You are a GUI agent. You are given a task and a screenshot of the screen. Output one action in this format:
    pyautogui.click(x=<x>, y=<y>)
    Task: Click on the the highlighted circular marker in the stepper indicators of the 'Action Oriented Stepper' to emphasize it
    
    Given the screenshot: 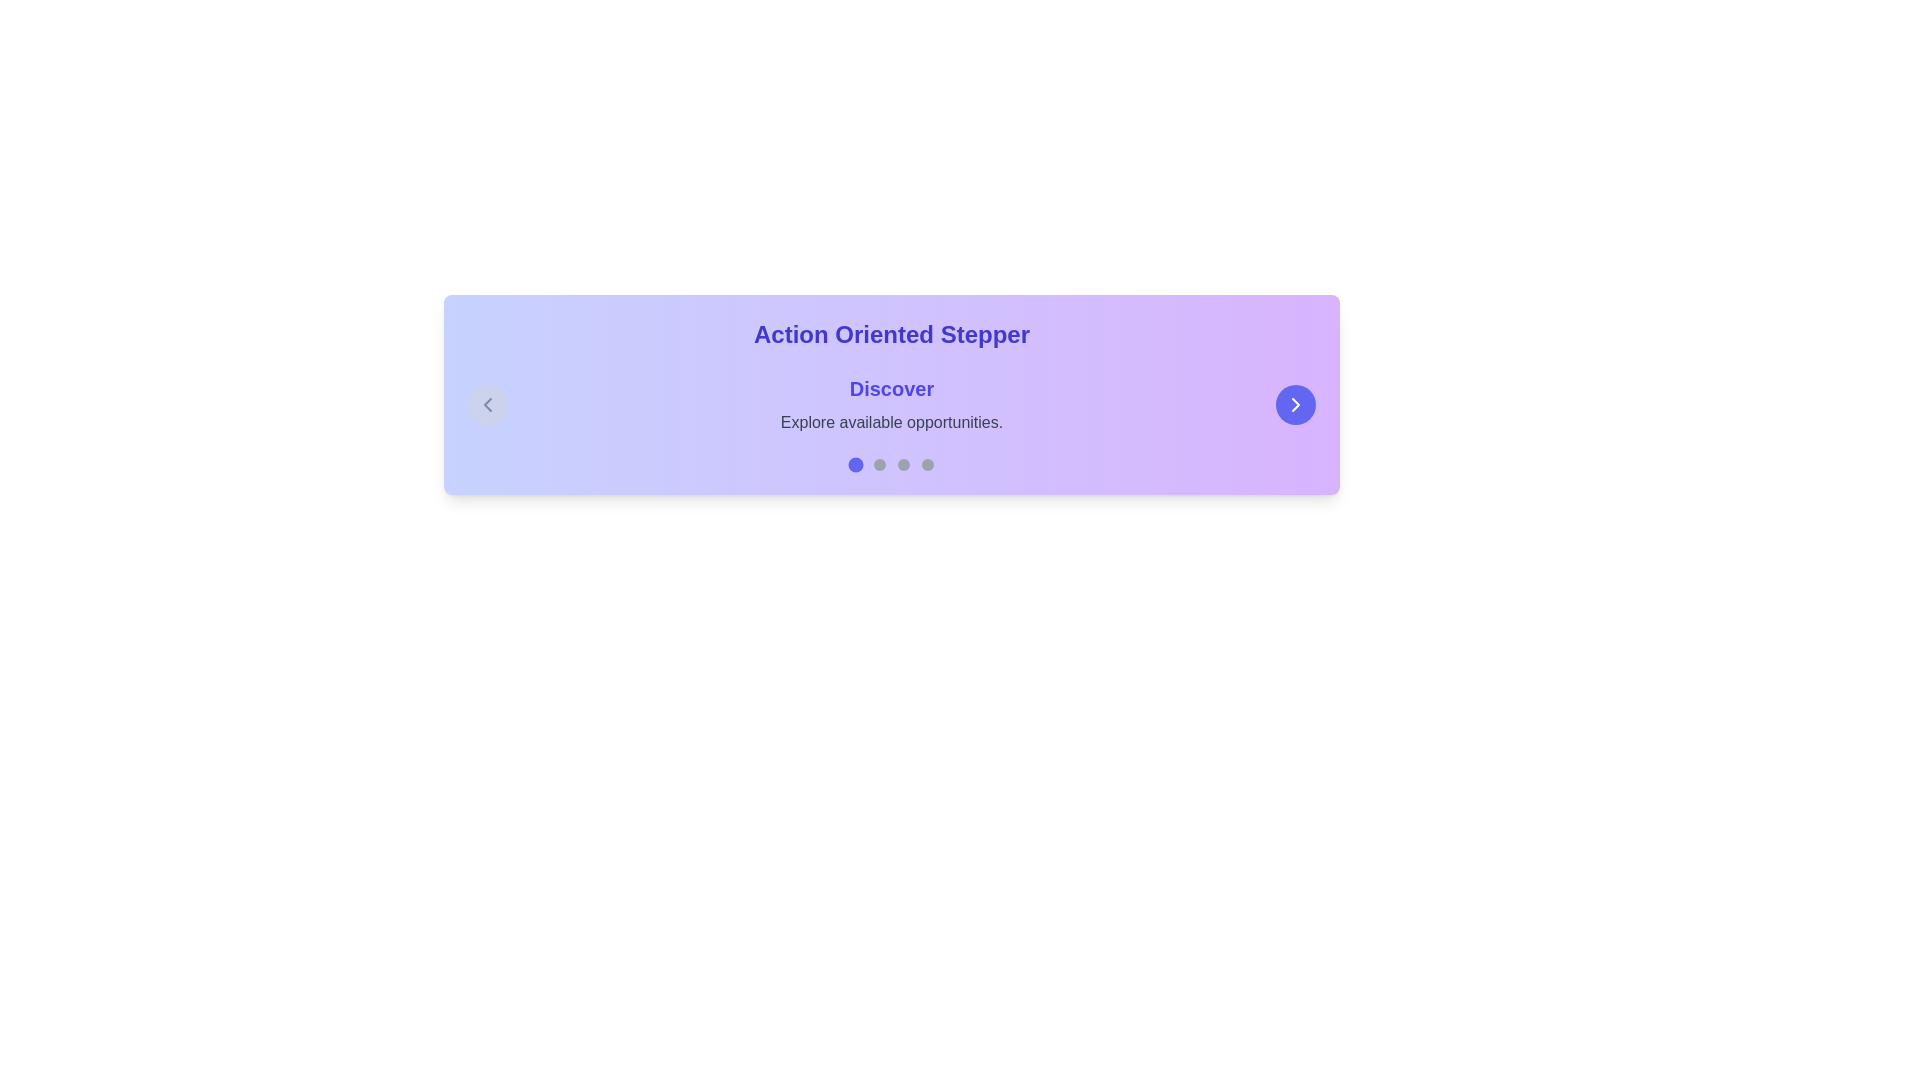 What is the action you would take?
    pyautogui.click(x=891, y=465)
    